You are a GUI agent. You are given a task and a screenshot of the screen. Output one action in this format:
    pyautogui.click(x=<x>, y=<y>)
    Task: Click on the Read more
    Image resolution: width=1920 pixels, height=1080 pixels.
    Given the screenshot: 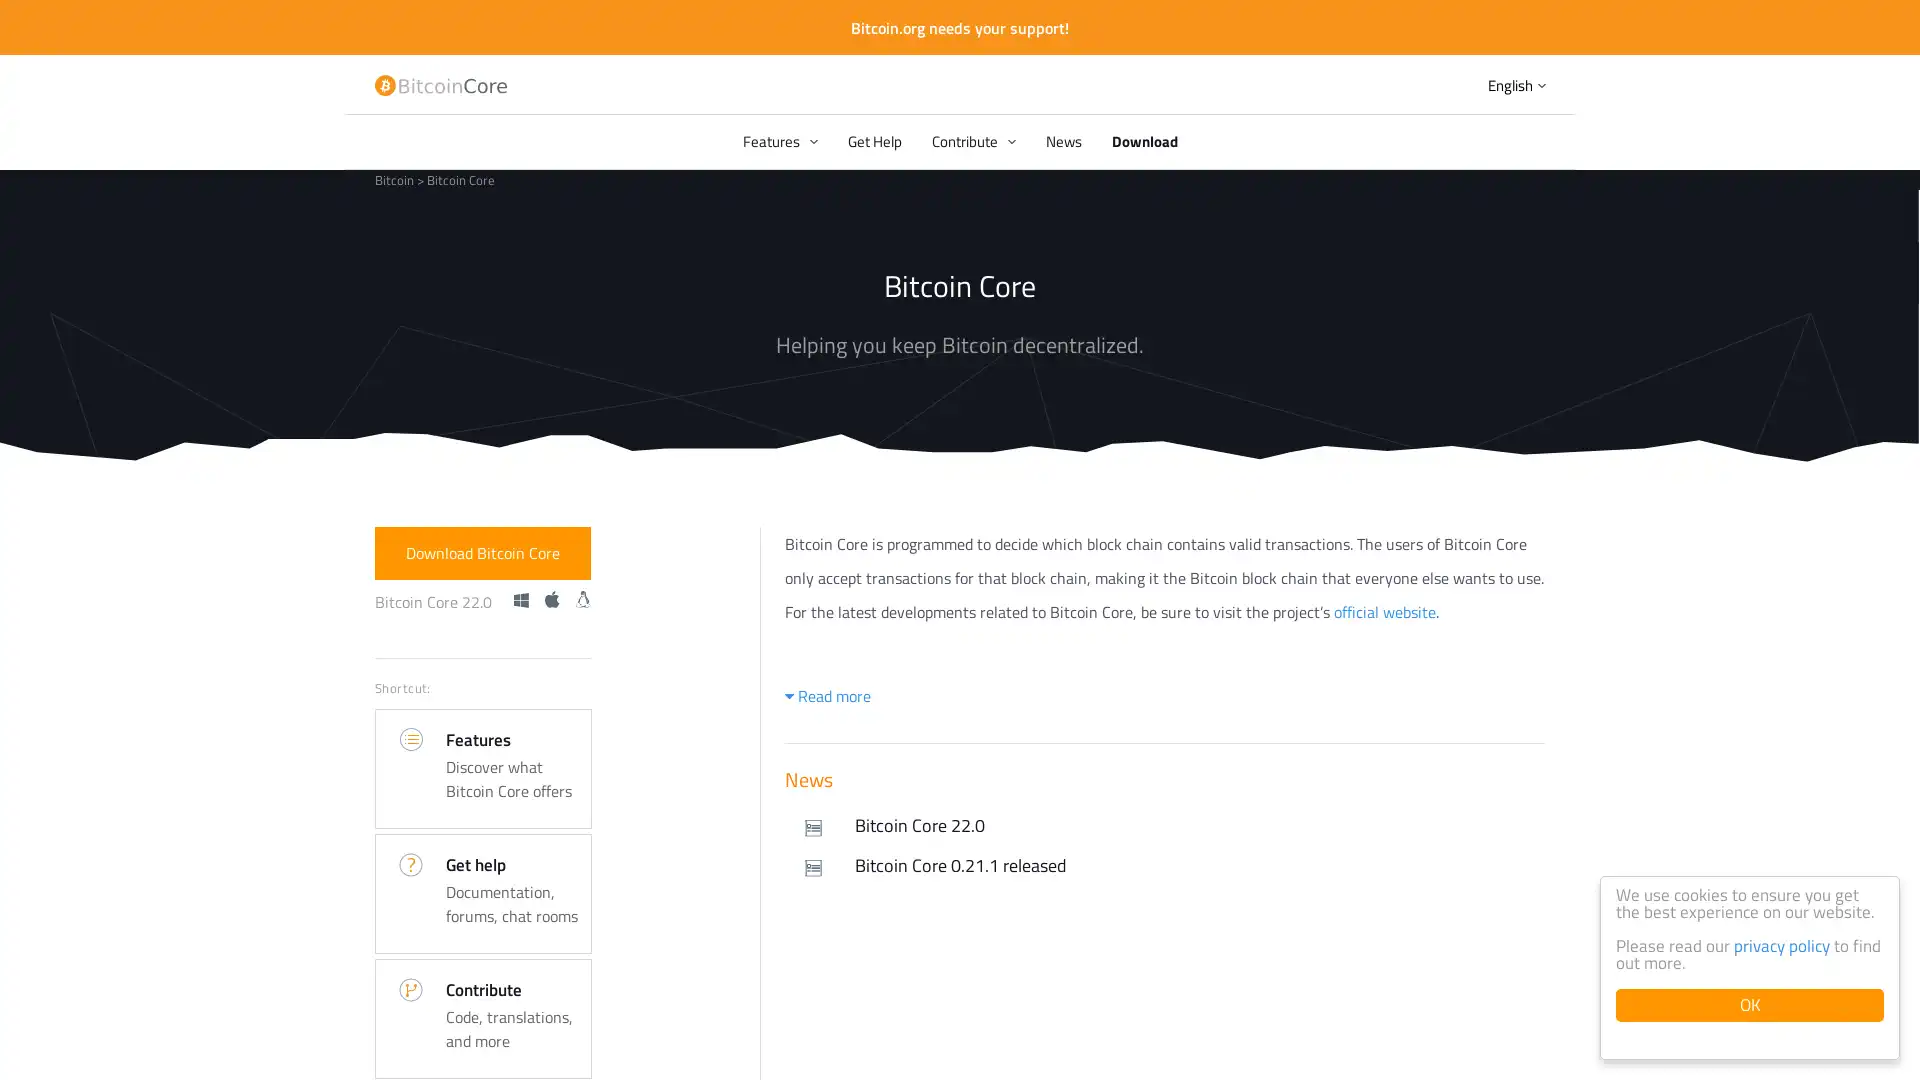 What is the action you would take?
    pyautogui.click(x=826, y=694)
    